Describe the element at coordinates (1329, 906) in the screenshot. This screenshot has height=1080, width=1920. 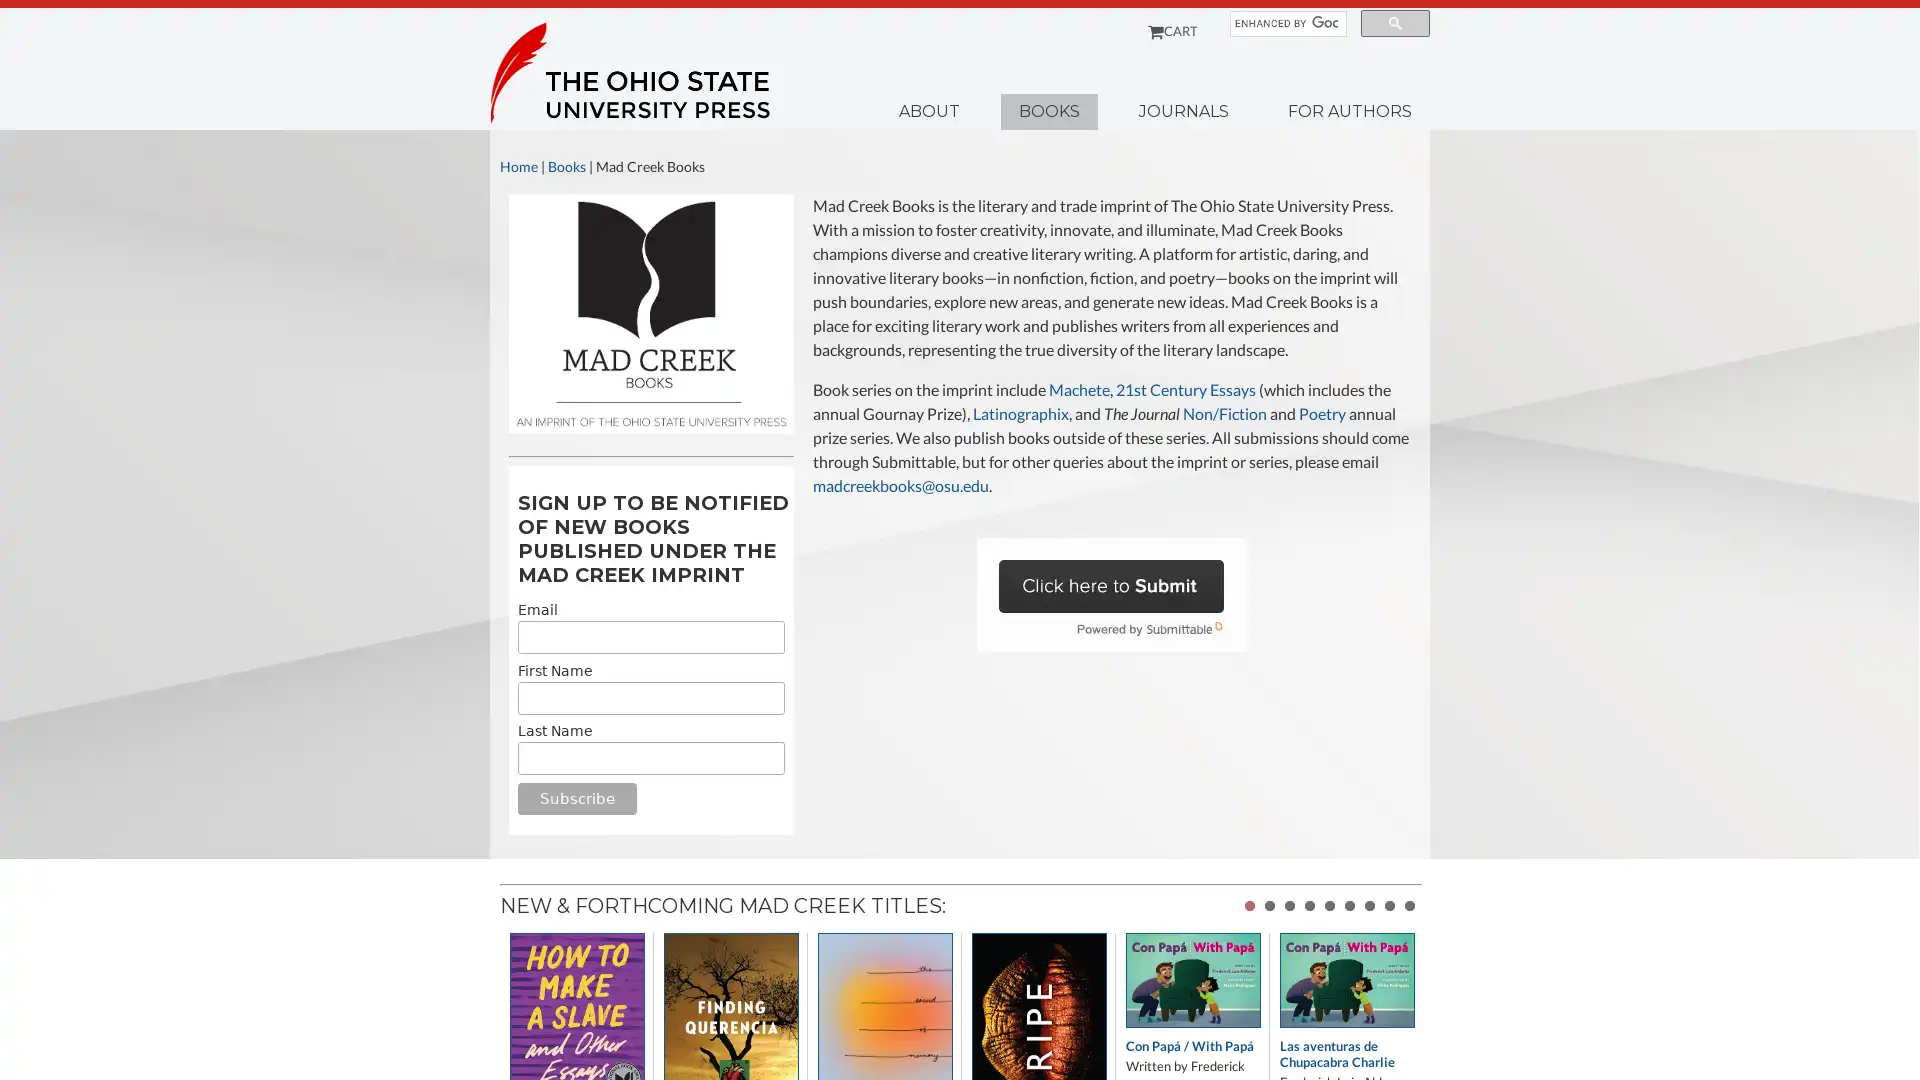
I see `5` at that location.